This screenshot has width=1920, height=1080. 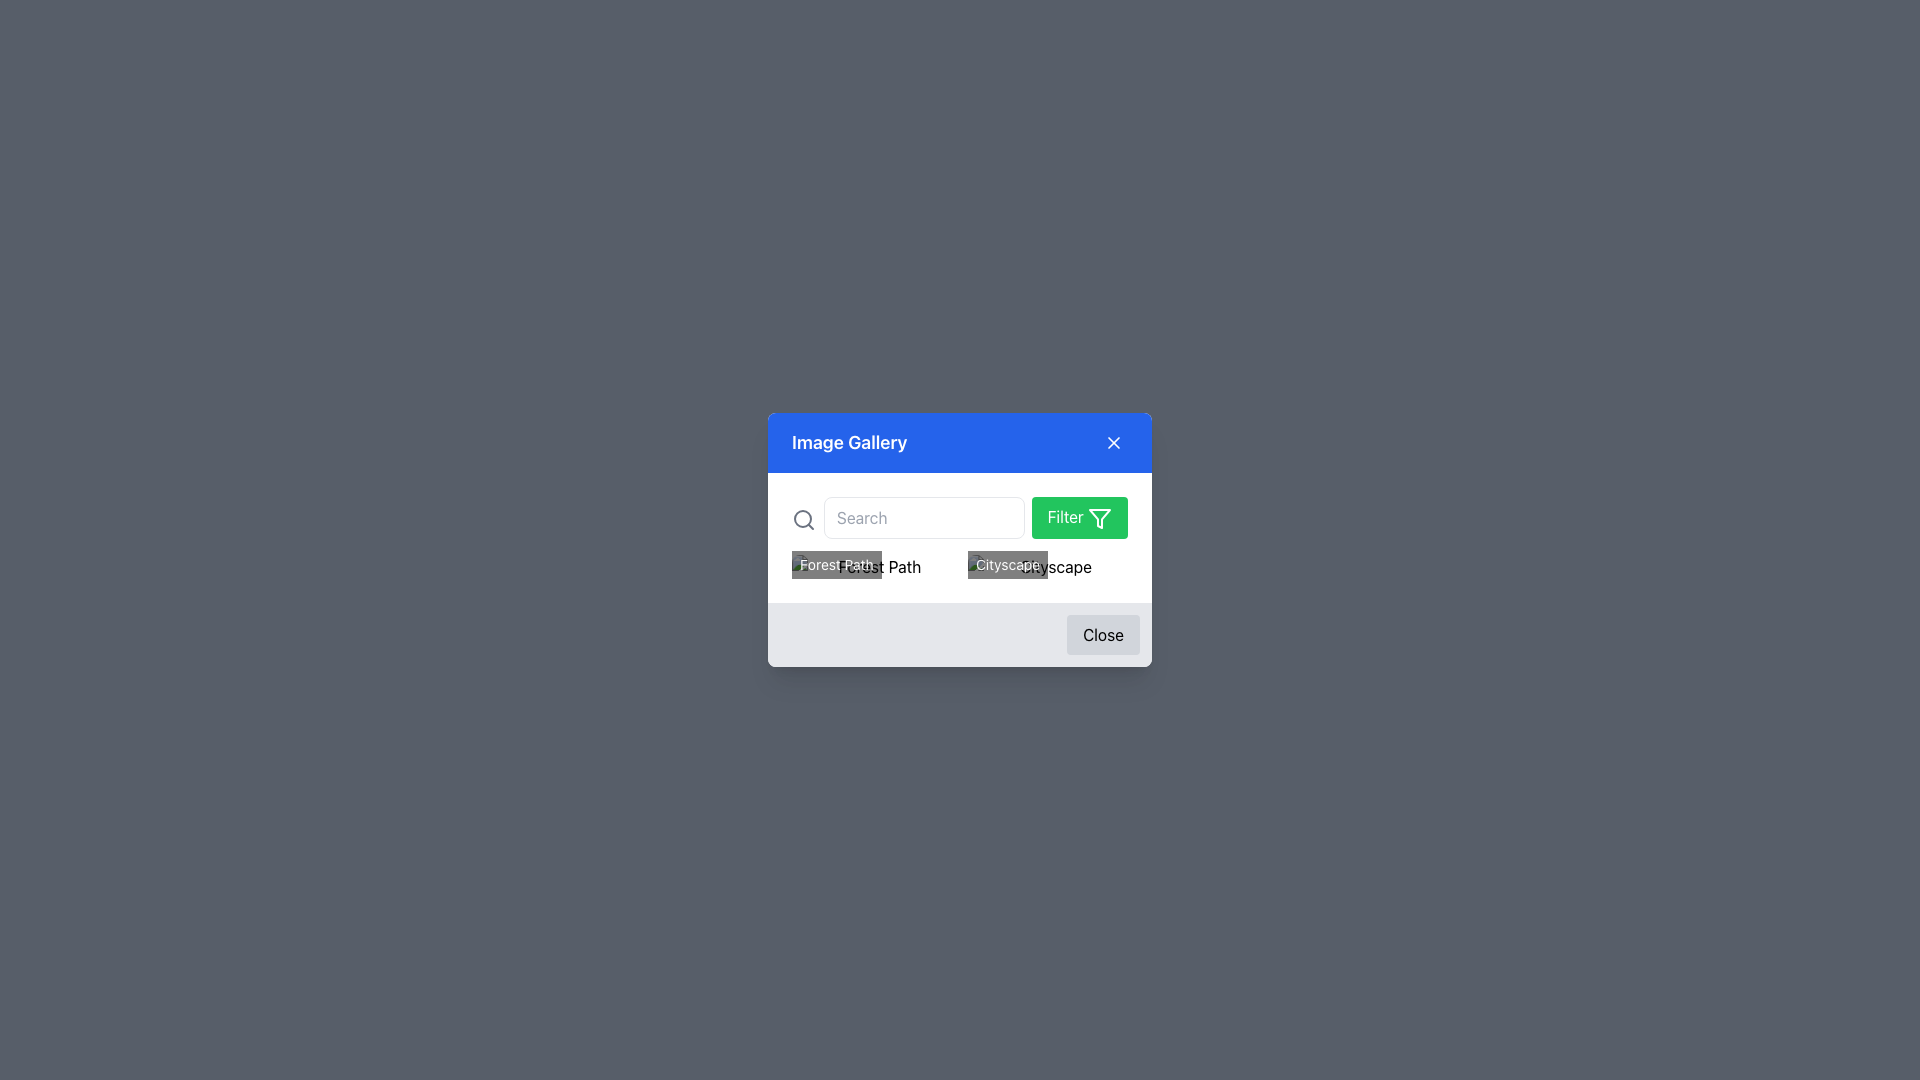 What do you see at coordinates (849, 442) in the screenshot?
I see `the 'Image Gallery' text label displayed in bold white font on a blue background at the top-left of the modal dialog title bar` at bounding box center [849, 442].